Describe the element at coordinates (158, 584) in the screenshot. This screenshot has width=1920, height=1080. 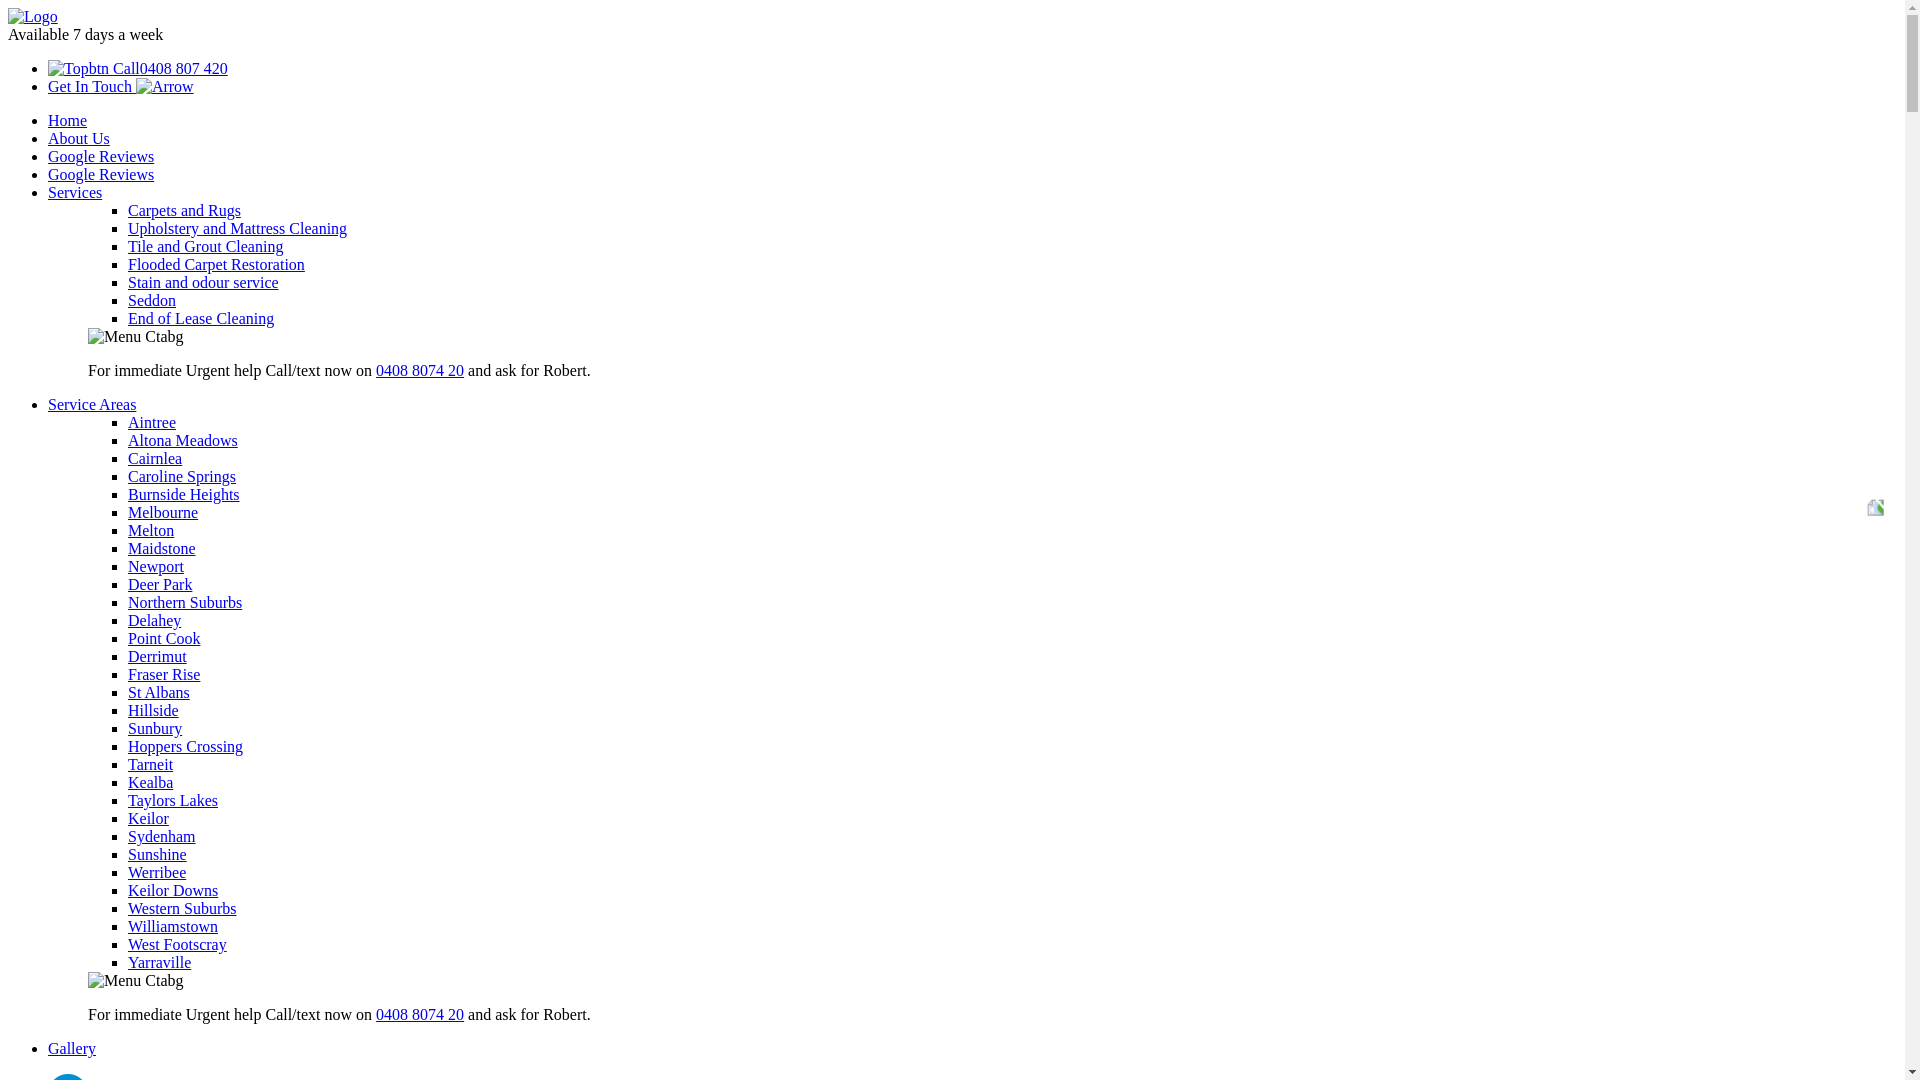
I see `'Deer Park'` at that location.